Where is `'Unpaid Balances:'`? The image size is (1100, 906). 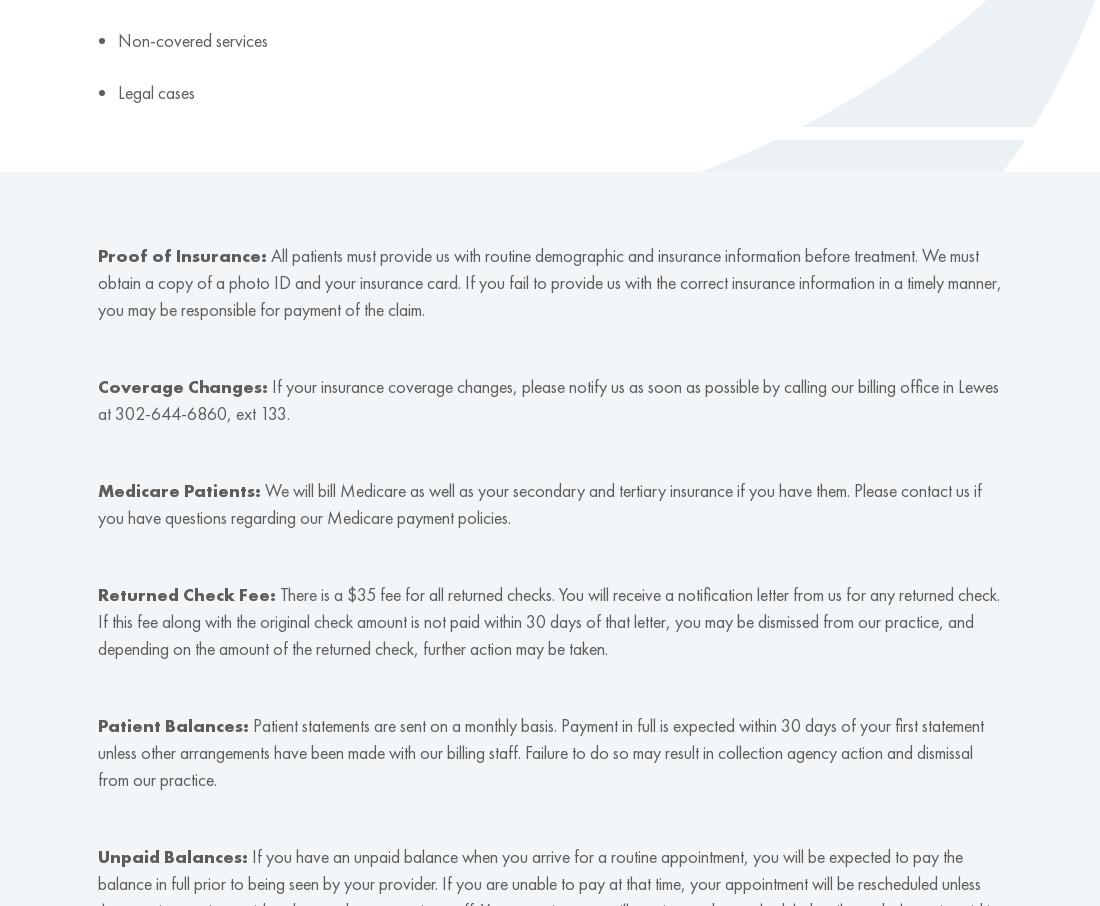
'Unpaid Balances:' is located at coordinates (171, 855).